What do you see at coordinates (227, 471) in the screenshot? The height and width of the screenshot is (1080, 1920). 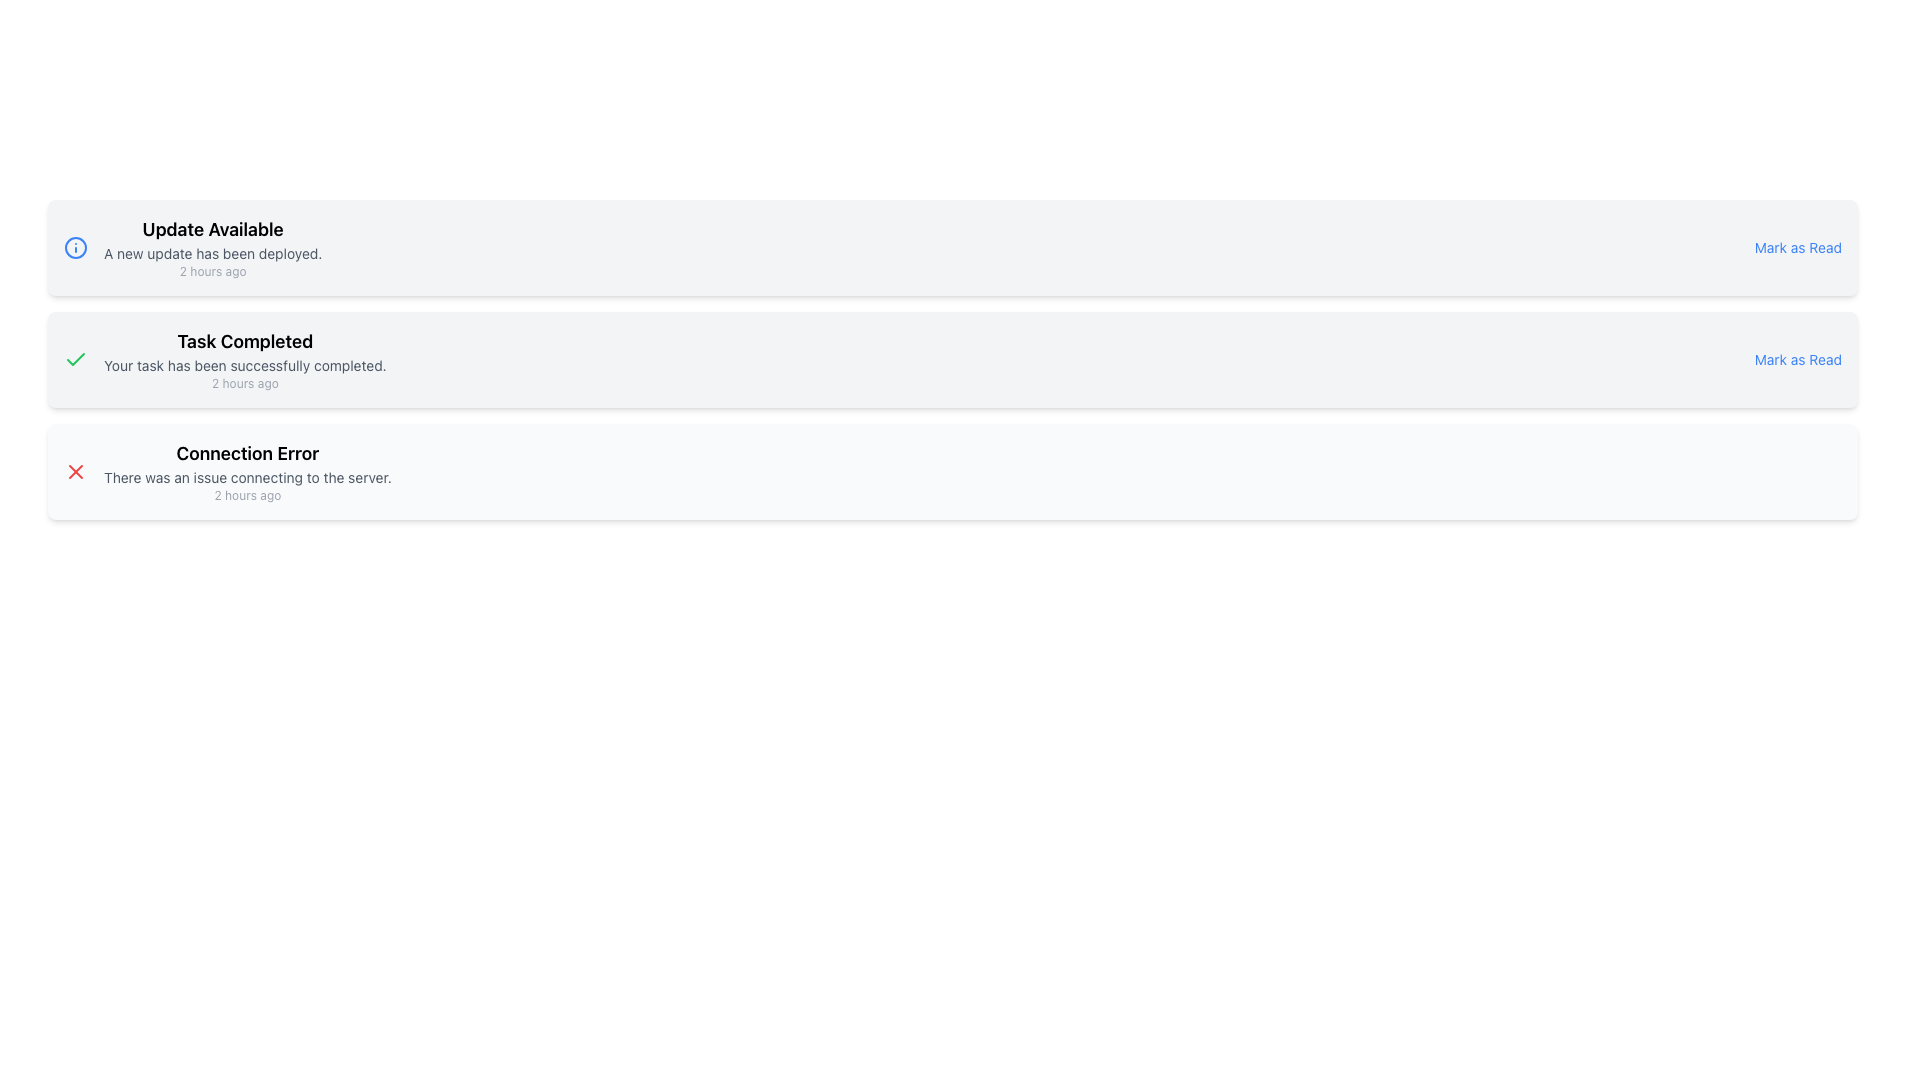 I see `the Notification Component displaying 'Connection Error' with the message 'There was an issue connecting to the server.'` at bounding box center [227, 471].